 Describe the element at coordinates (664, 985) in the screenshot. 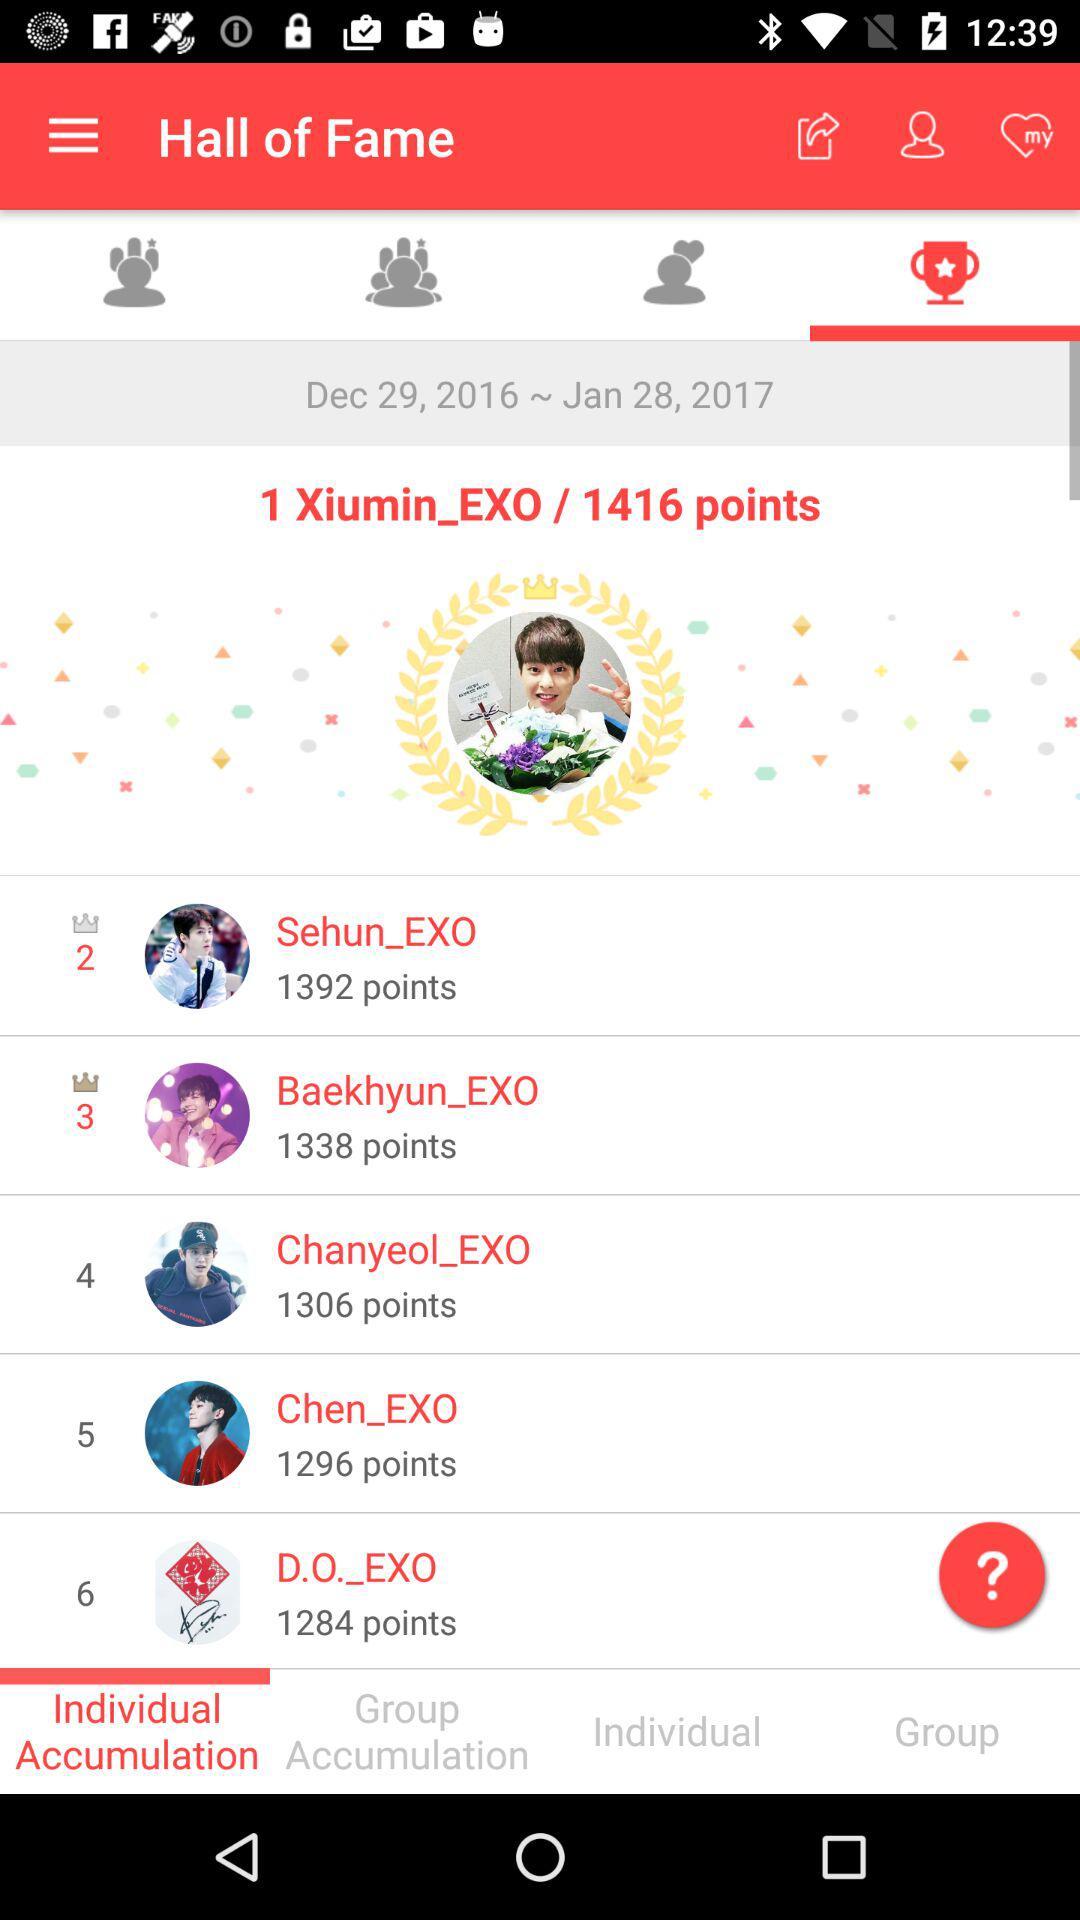

I see `the 1392 points` at that location.